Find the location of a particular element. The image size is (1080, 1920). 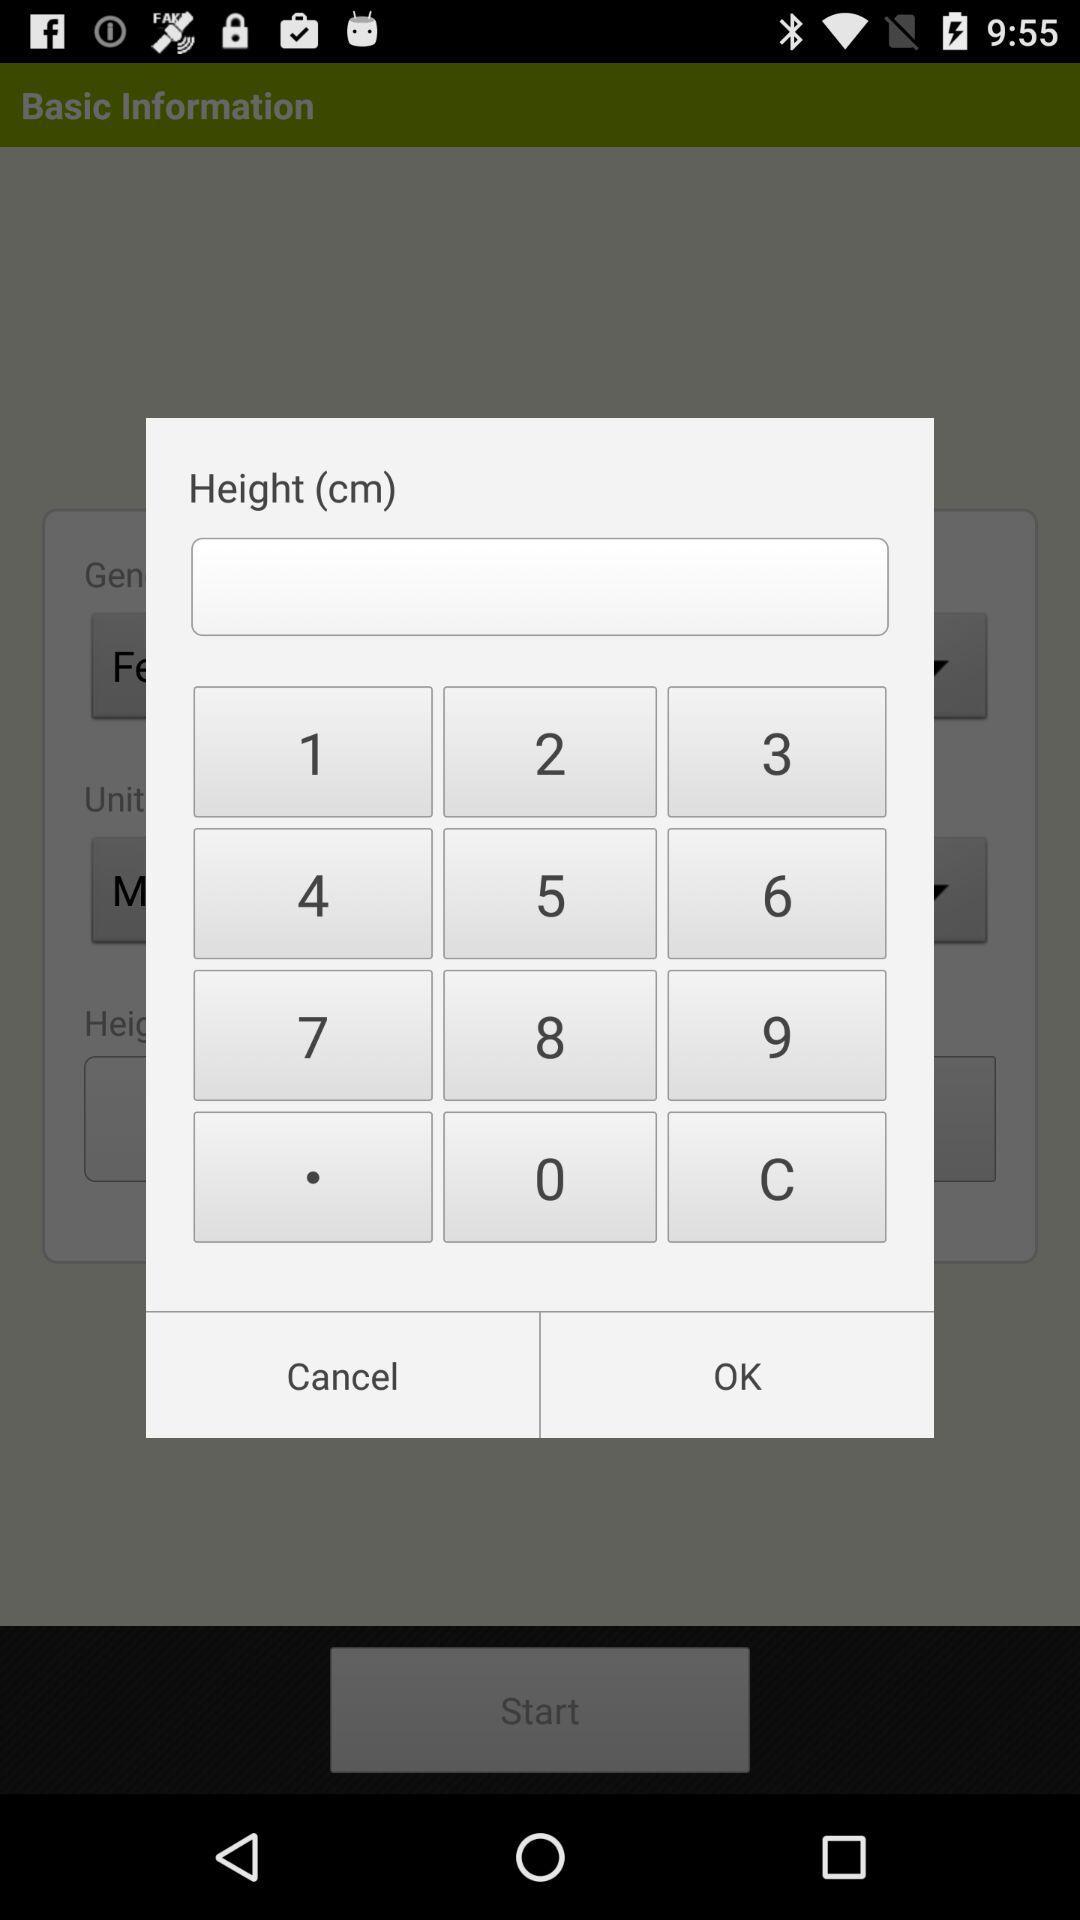

ok icon is located at coordinates (737, 1374).